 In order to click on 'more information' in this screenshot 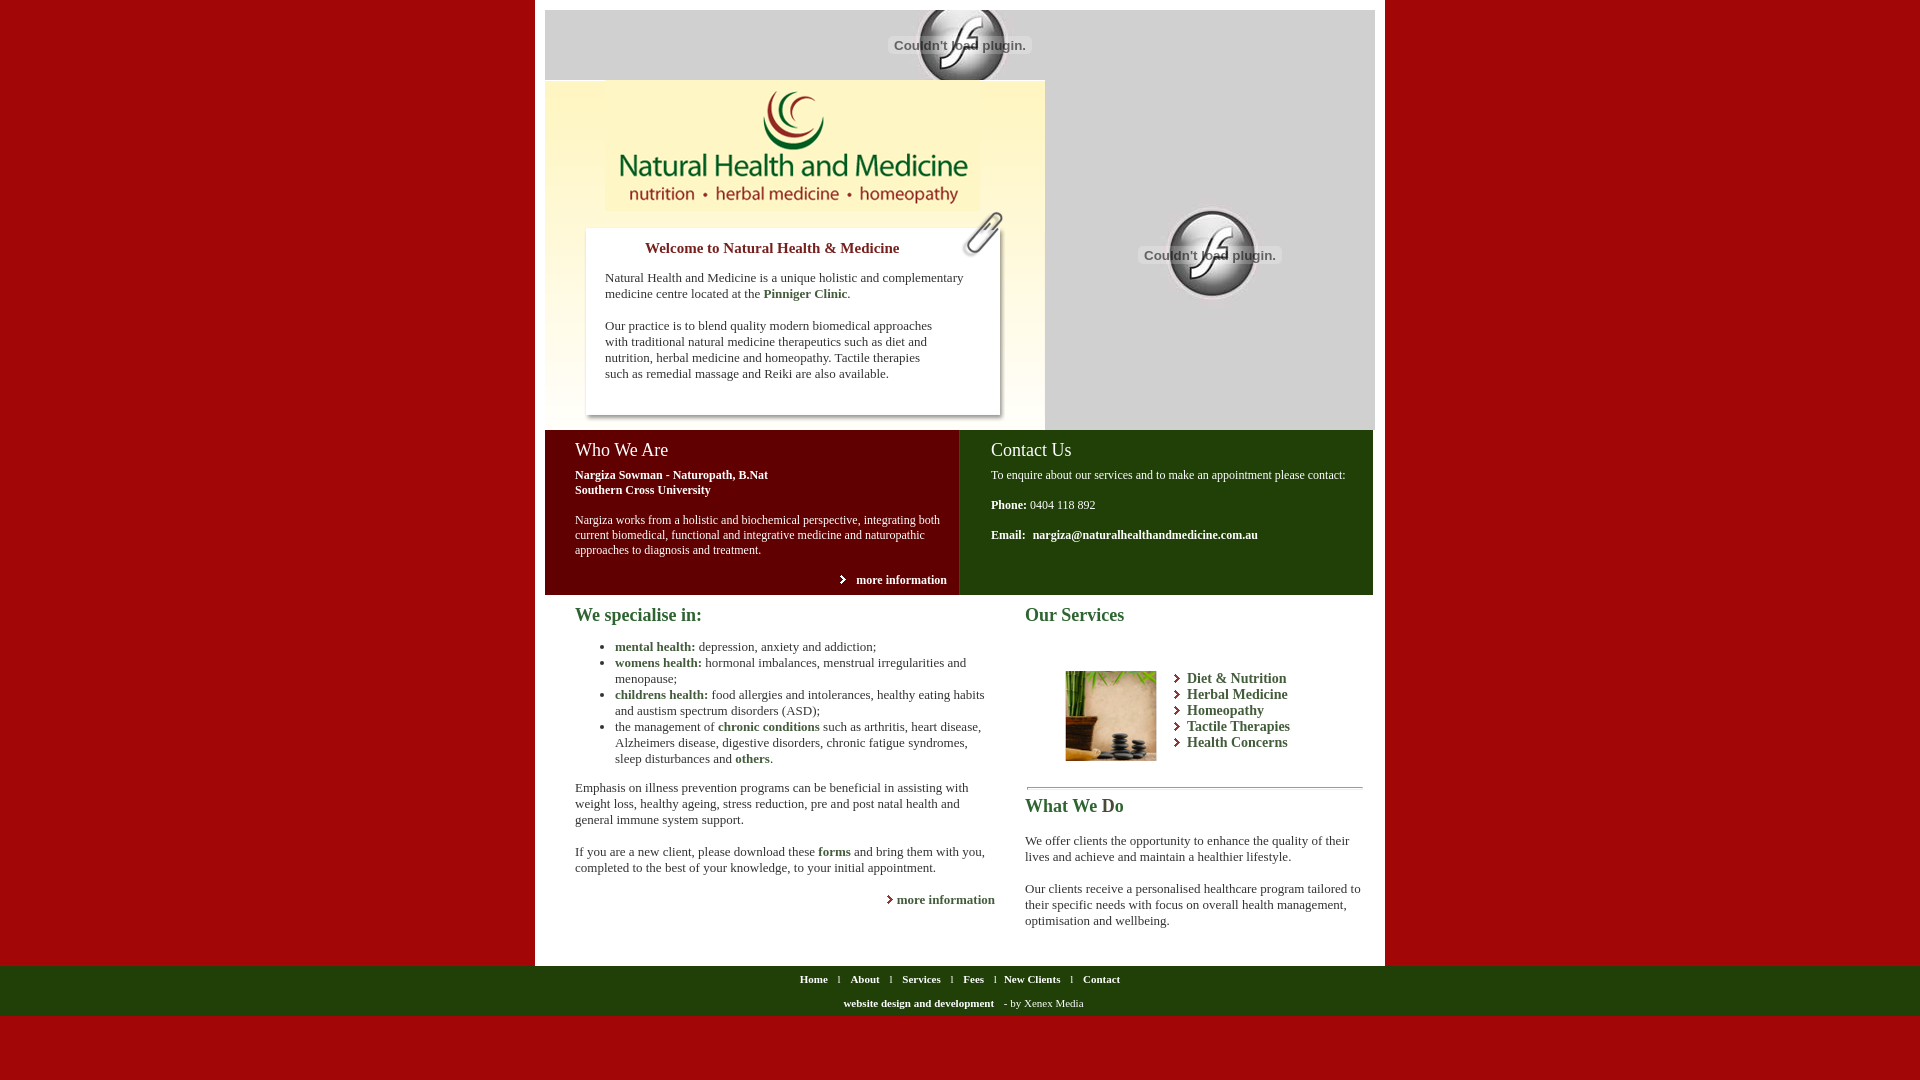, I will do `click(944, 898)`.